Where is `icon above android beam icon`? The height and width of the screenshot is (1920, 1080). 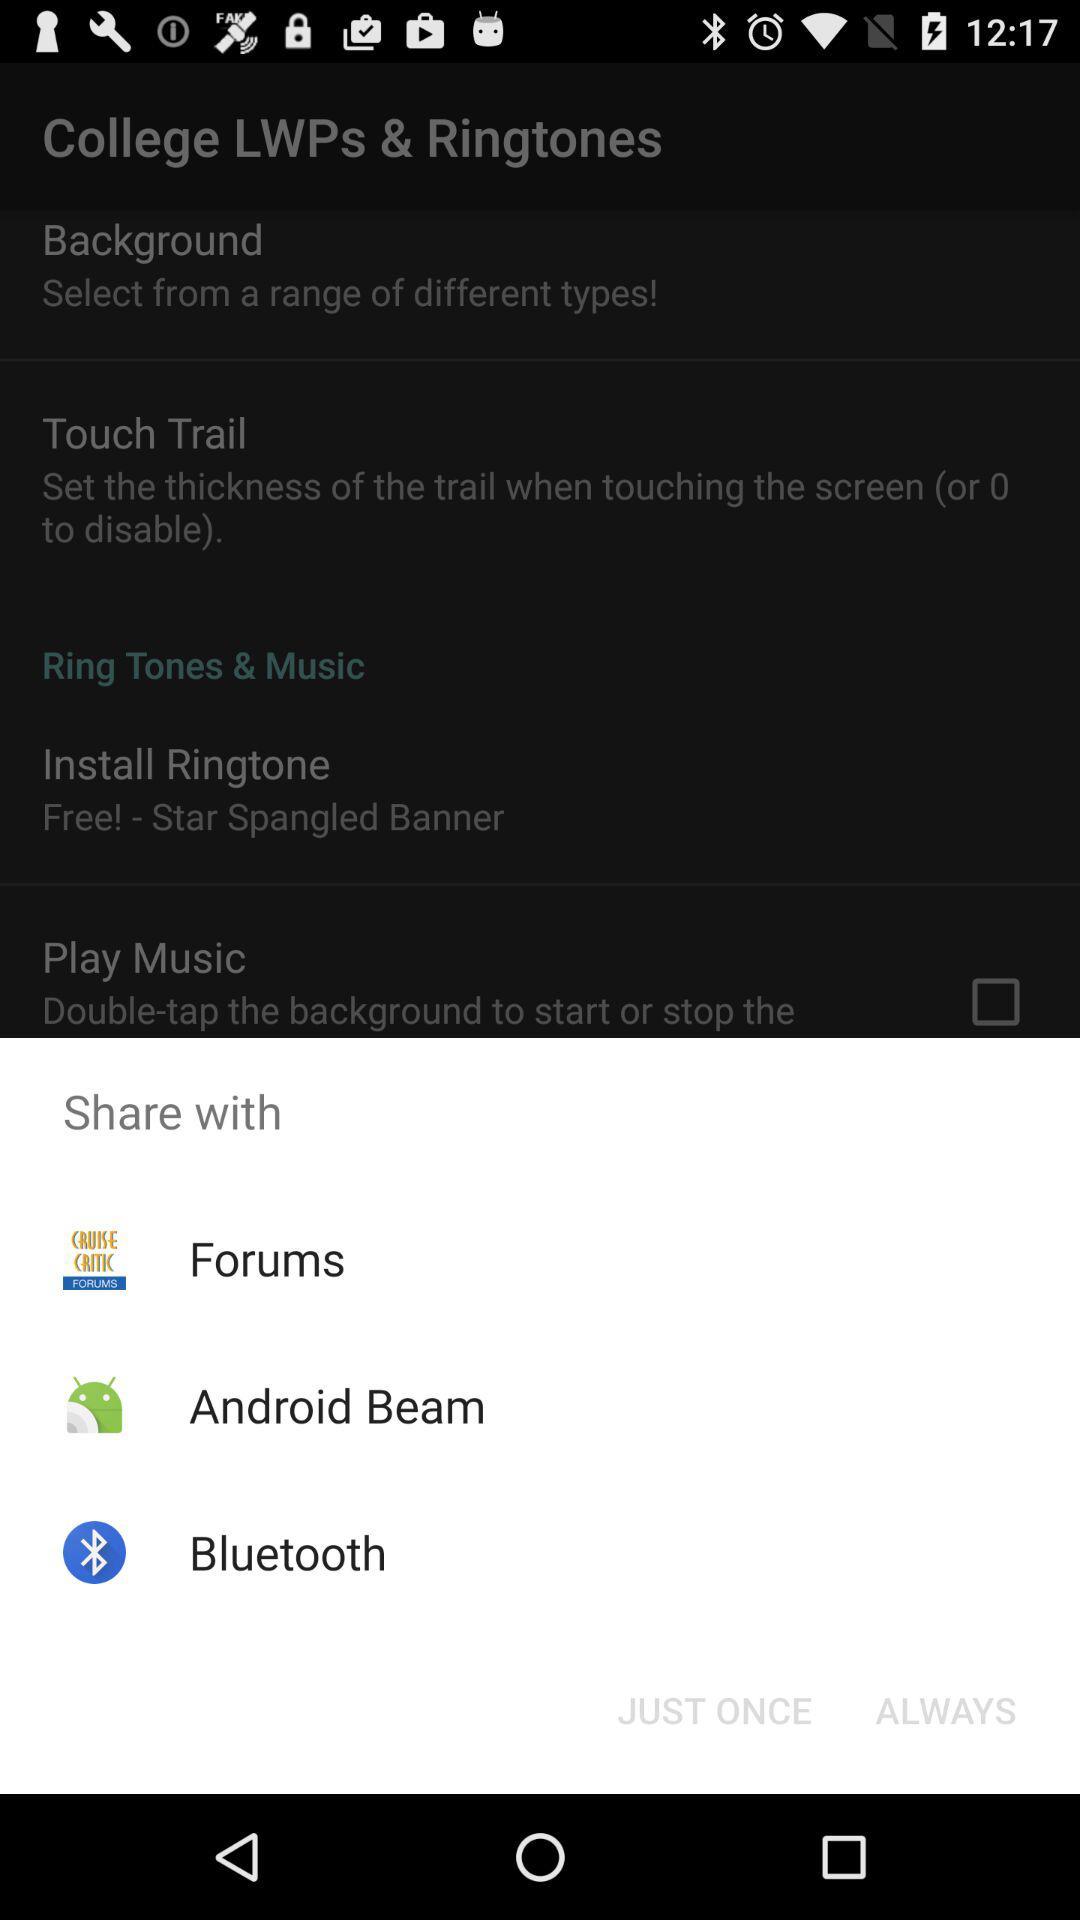 icon above android beam icon is located at coordinates (266, 1257).